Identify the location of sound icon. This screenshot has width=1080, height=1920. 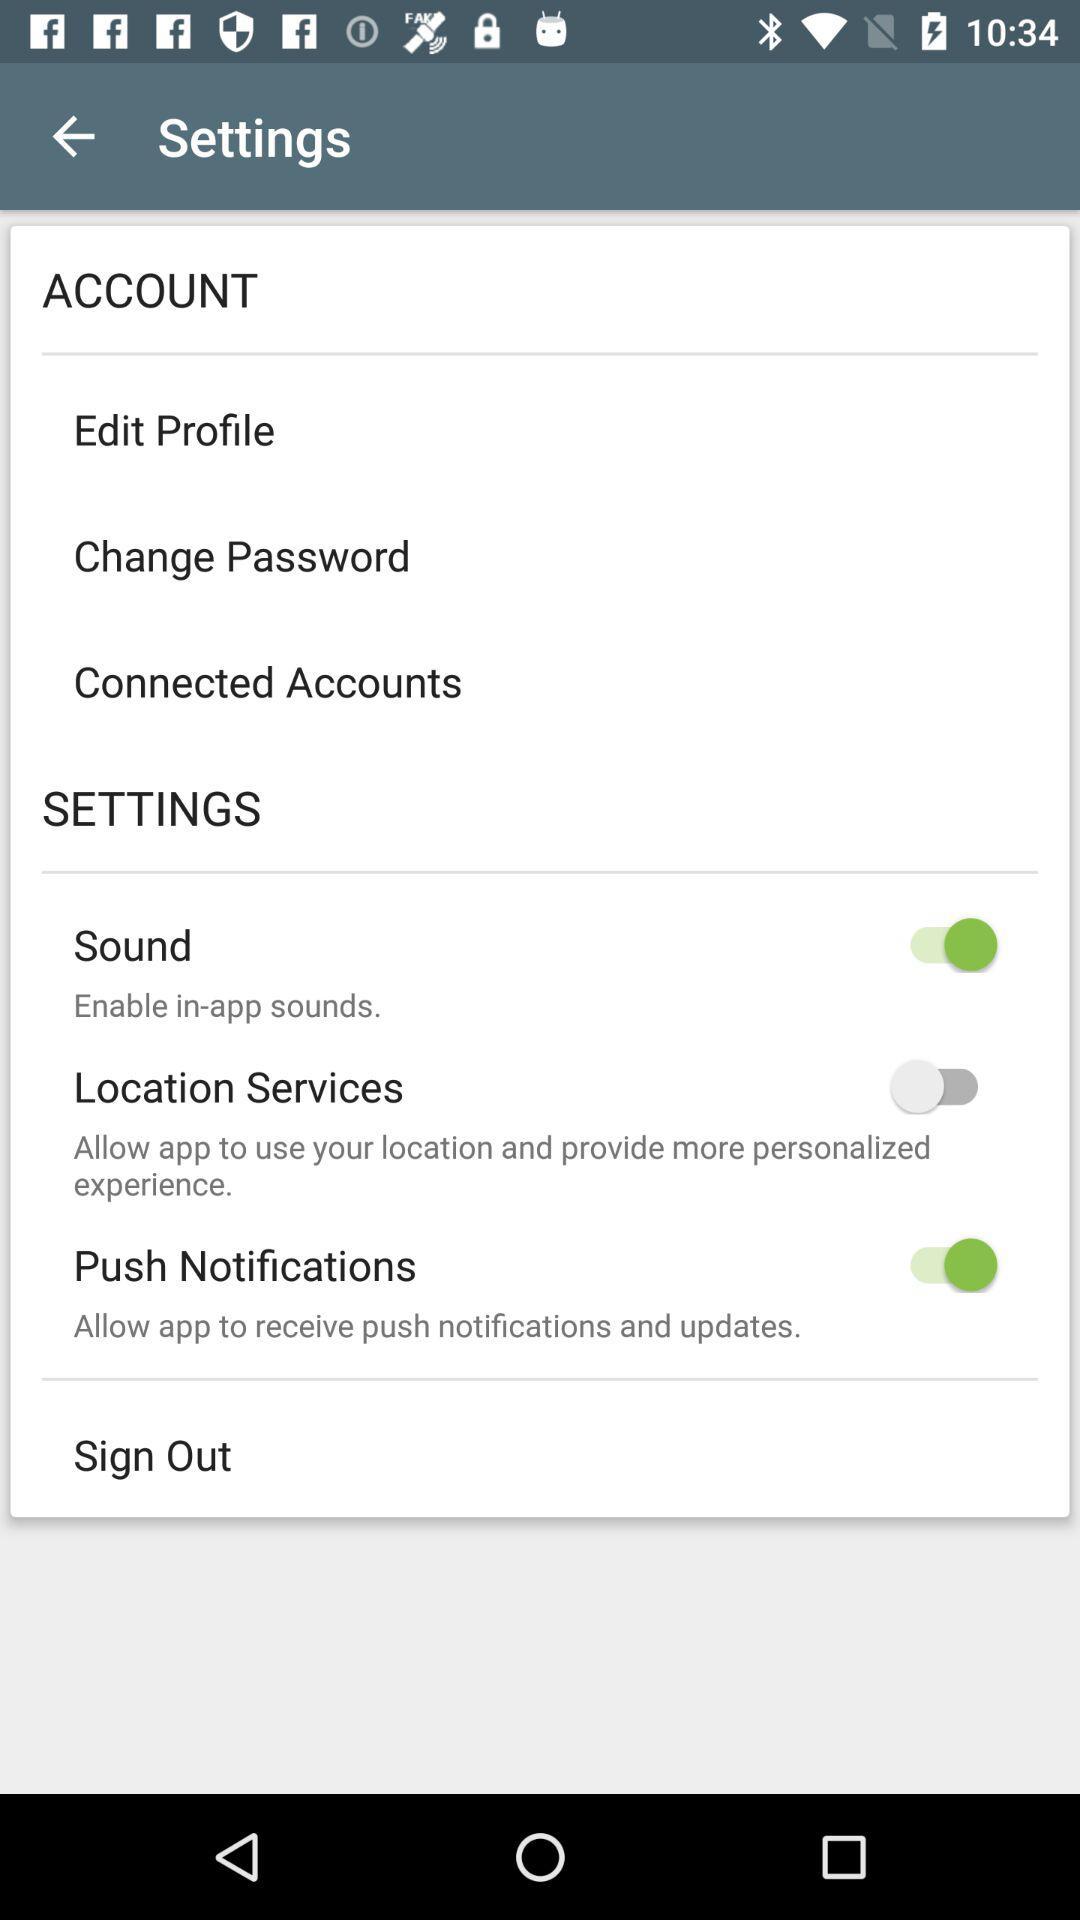
(540, 927).